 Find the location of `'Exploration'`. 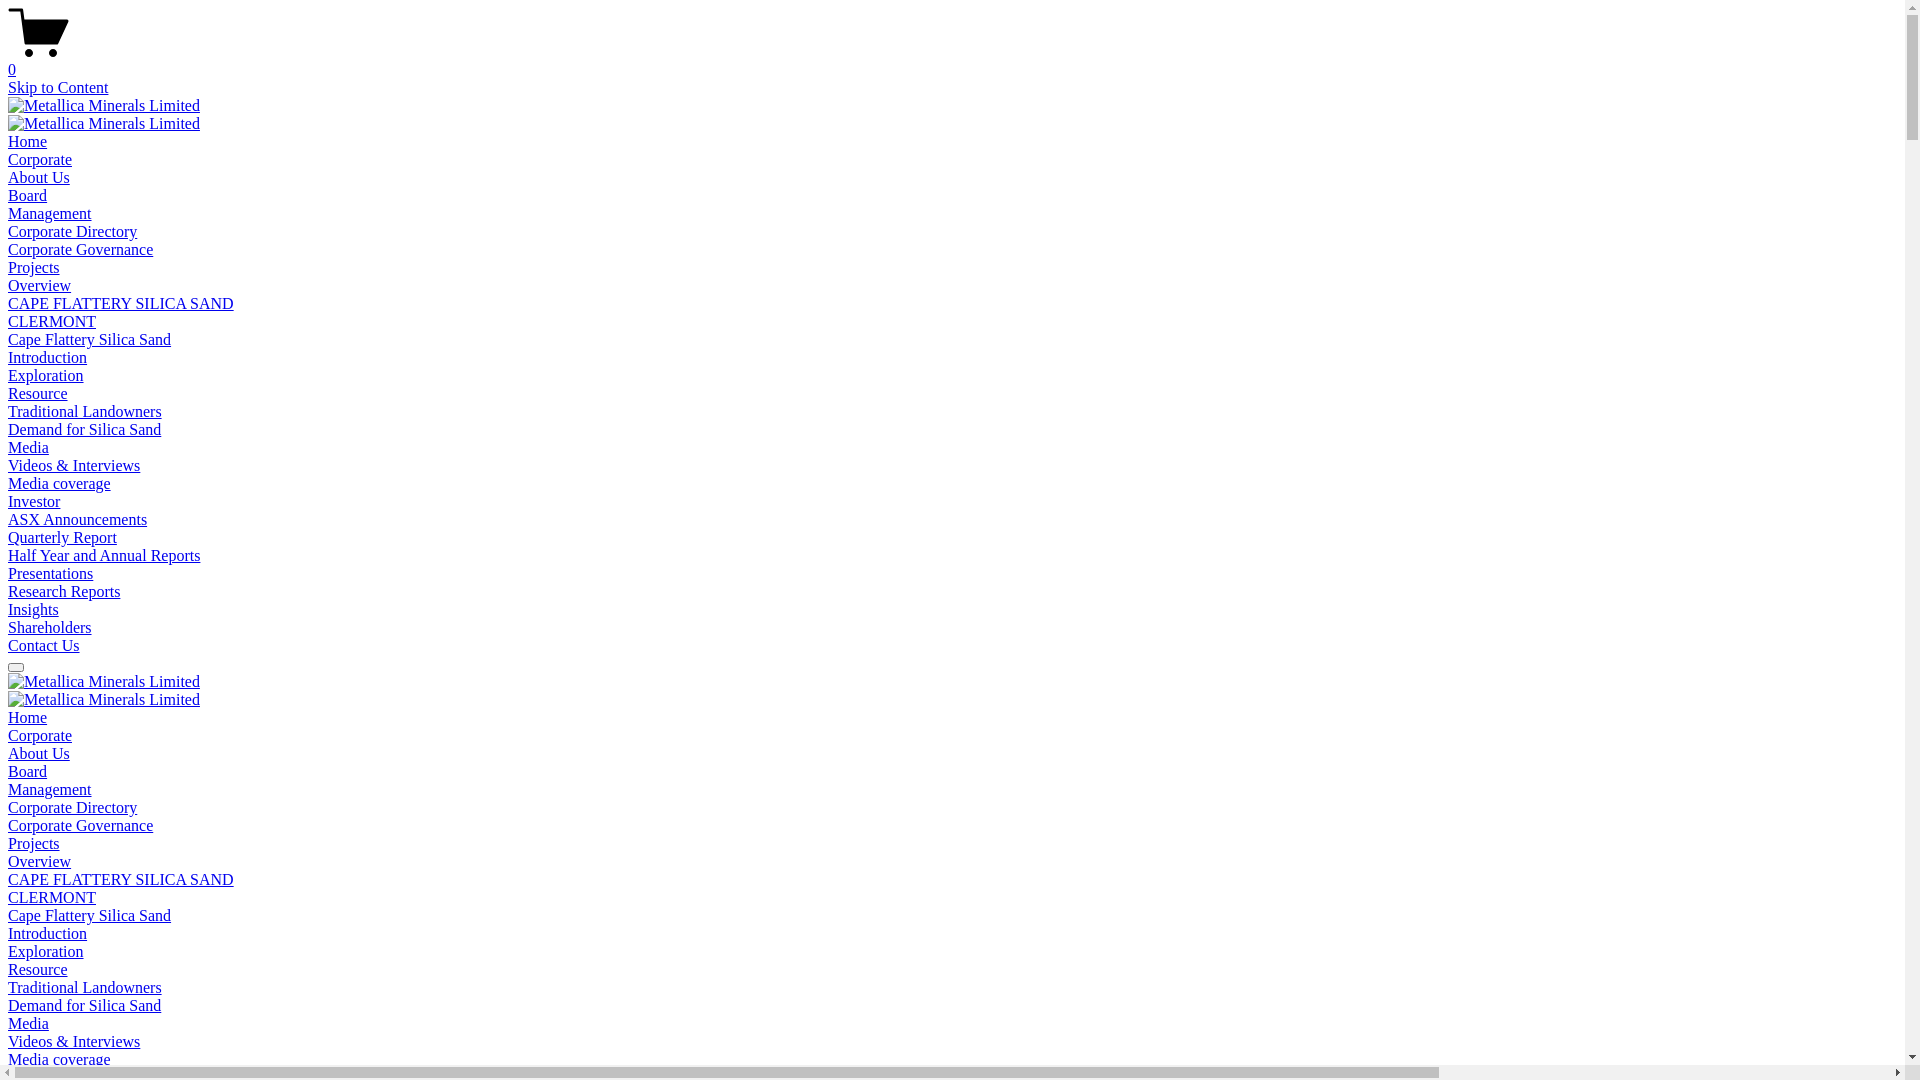

'Exploration' is located at coordinates (46, 375).